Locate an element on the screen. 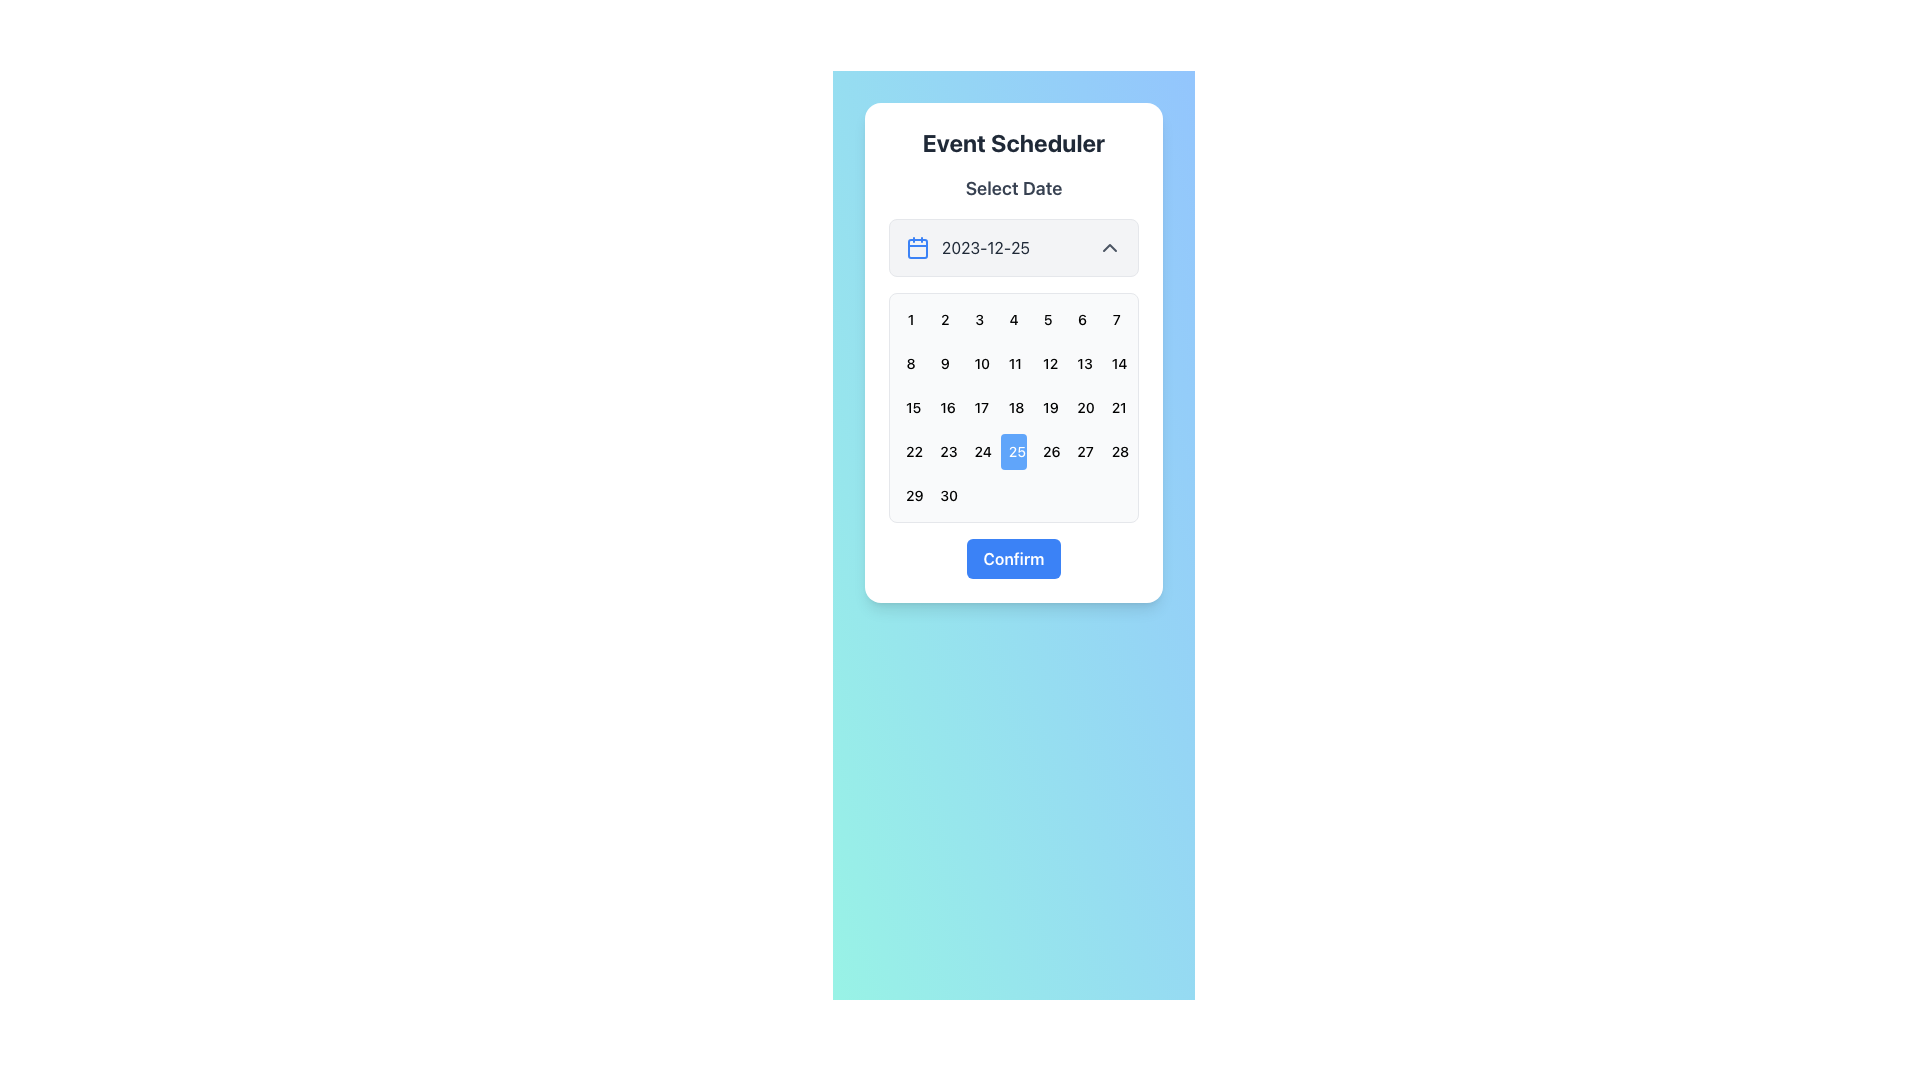 This screenshot has width=1920, height=1080. the date selection button for '29' in the calendar grid is located at coordinates (910, 495).